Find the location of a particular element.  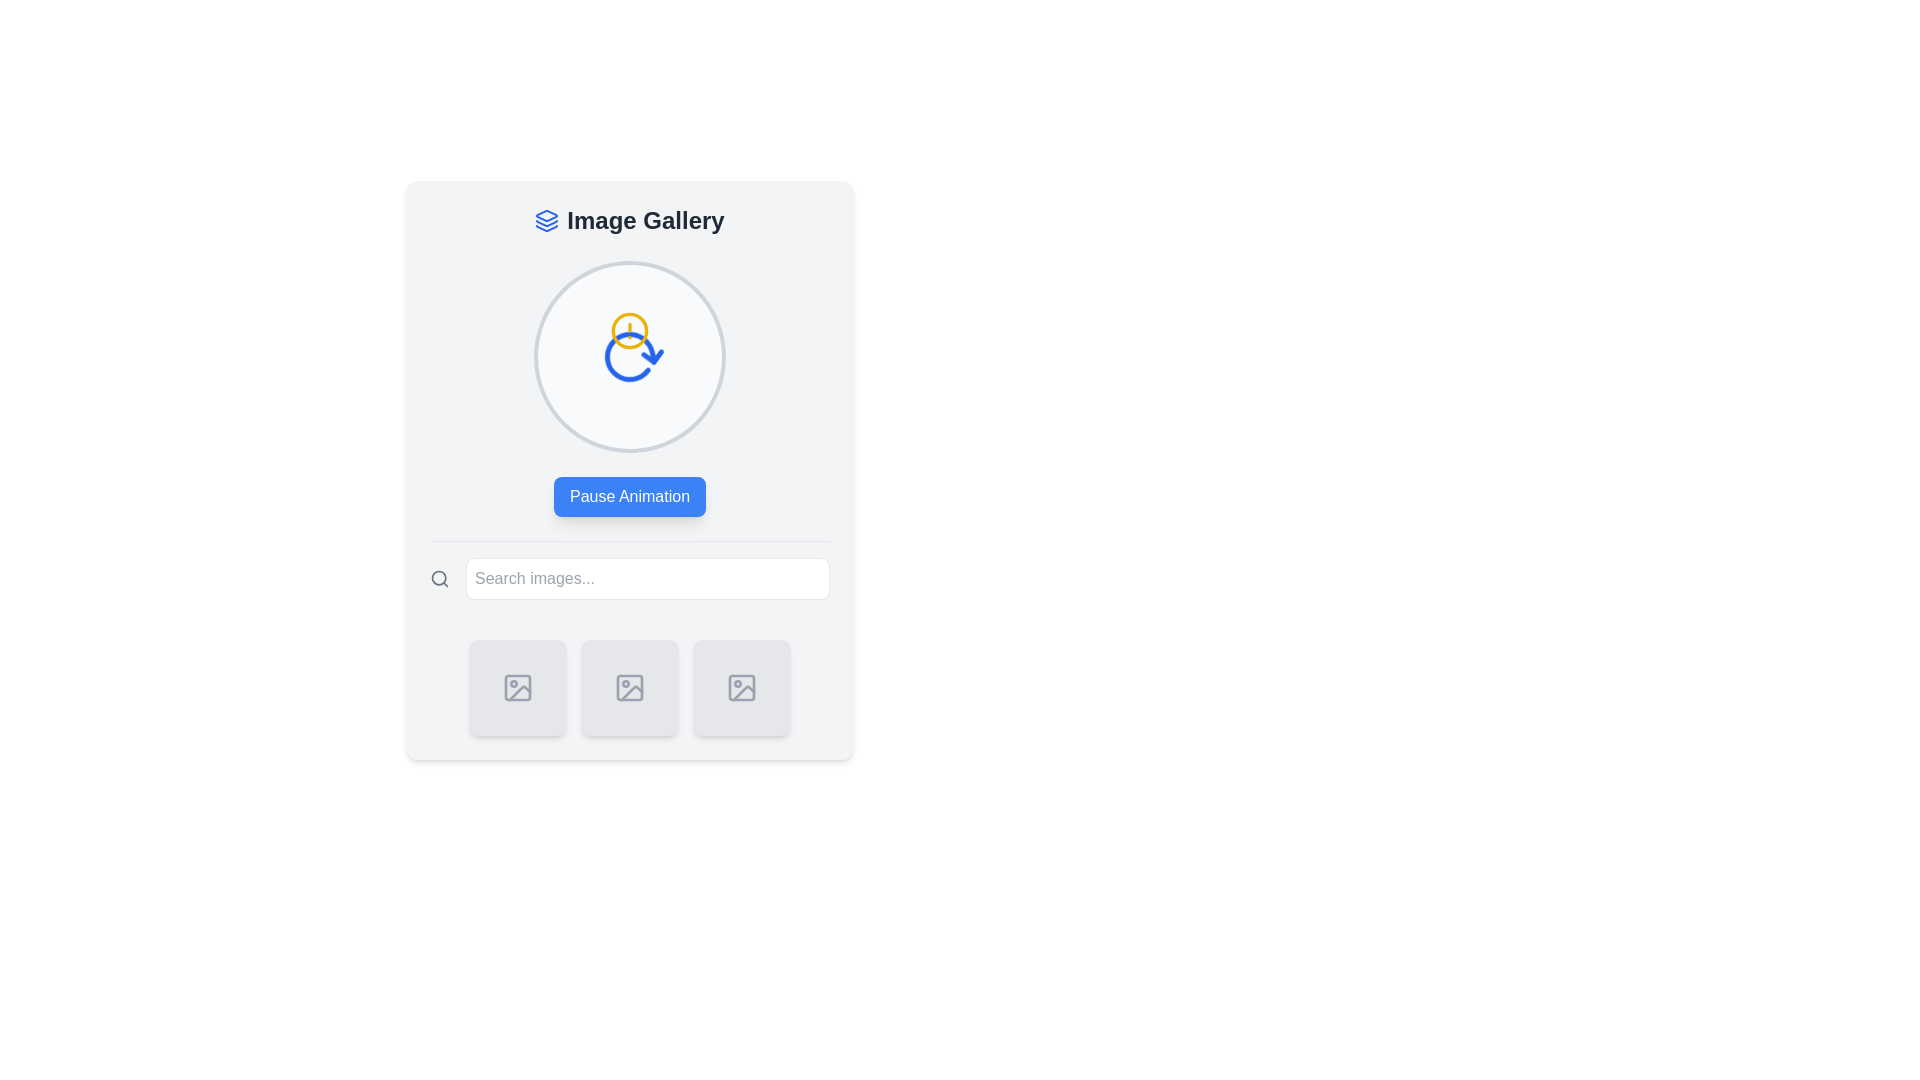

the animation within the circular interactive visual indication component located in the 'Image Gallery' card, which features a rotating blue arrow and a yellow circular alert icon is located at coordinates (628, 356).